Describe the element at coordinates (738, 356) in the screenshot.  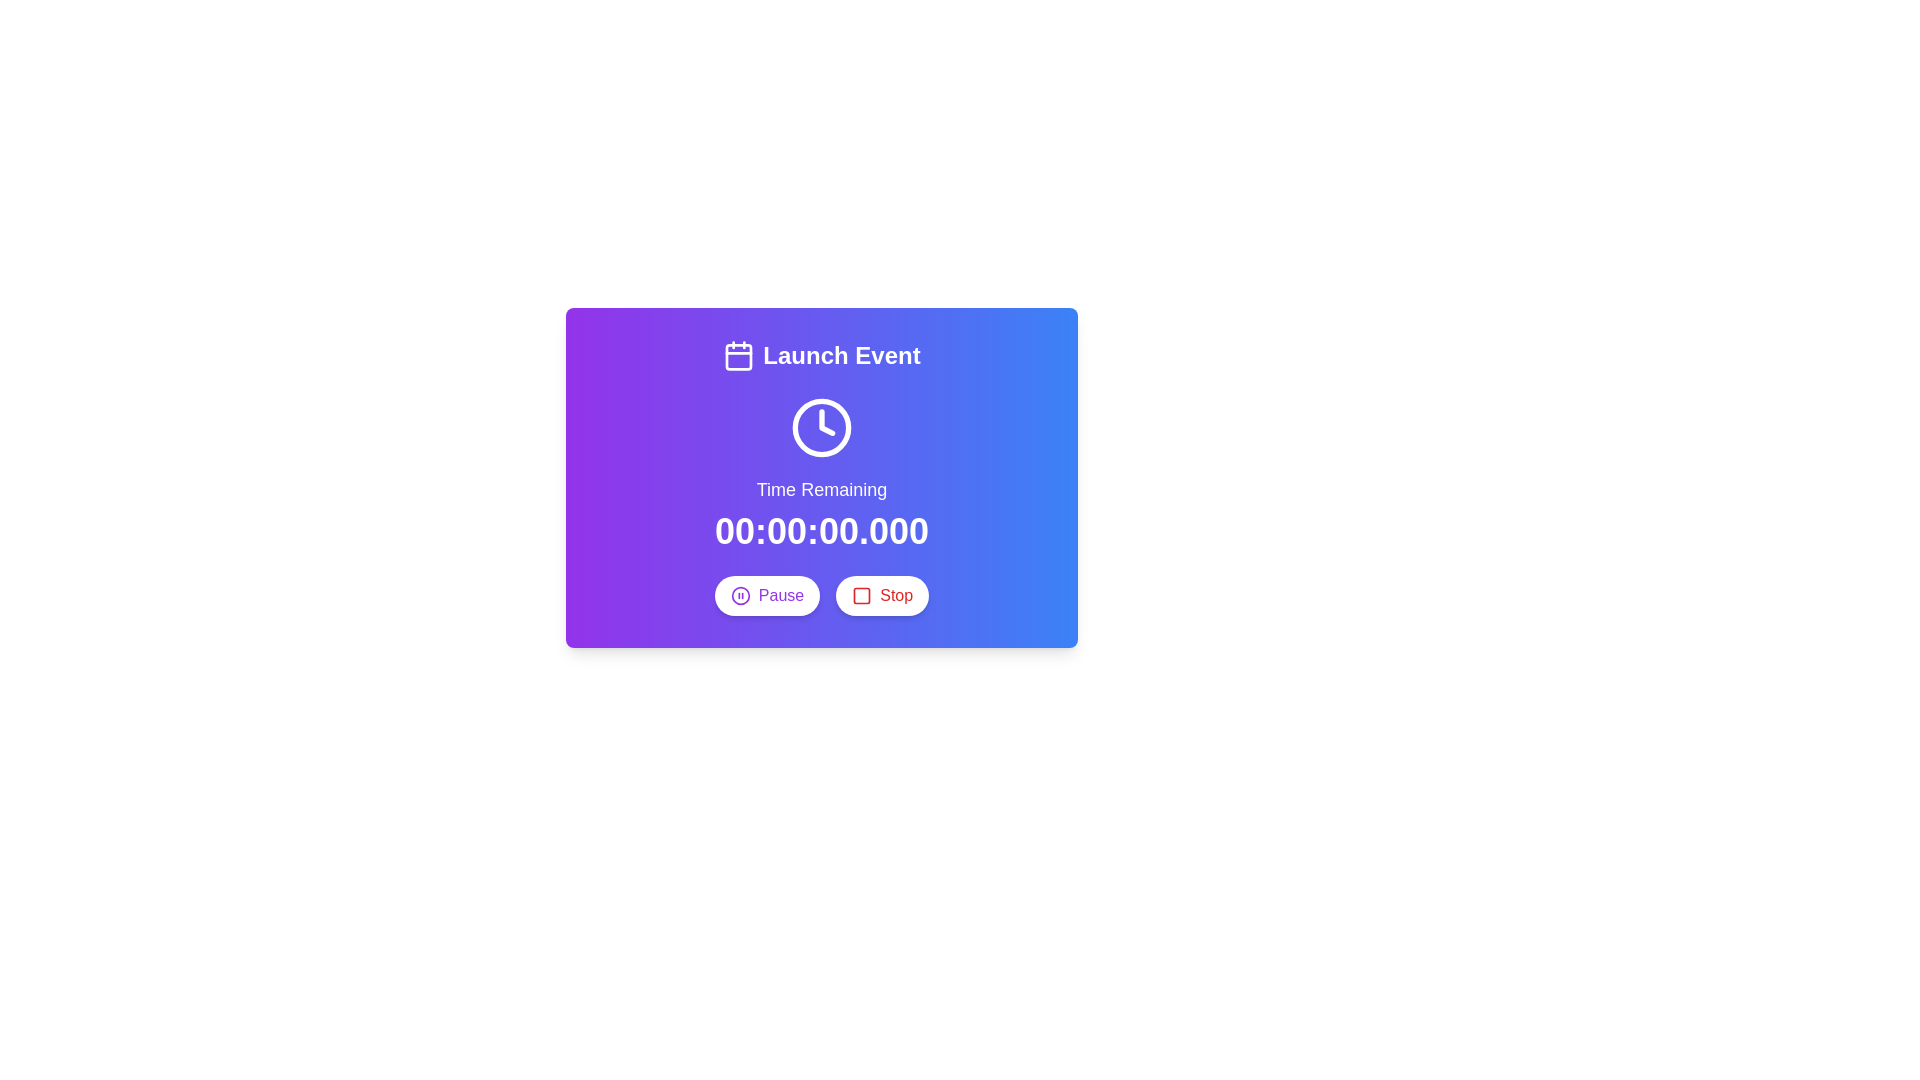
I see `the square-shaped element with rounded corners that has a solid purple background, located inside a calendar icon above the text 'Launch Event'` at that location.